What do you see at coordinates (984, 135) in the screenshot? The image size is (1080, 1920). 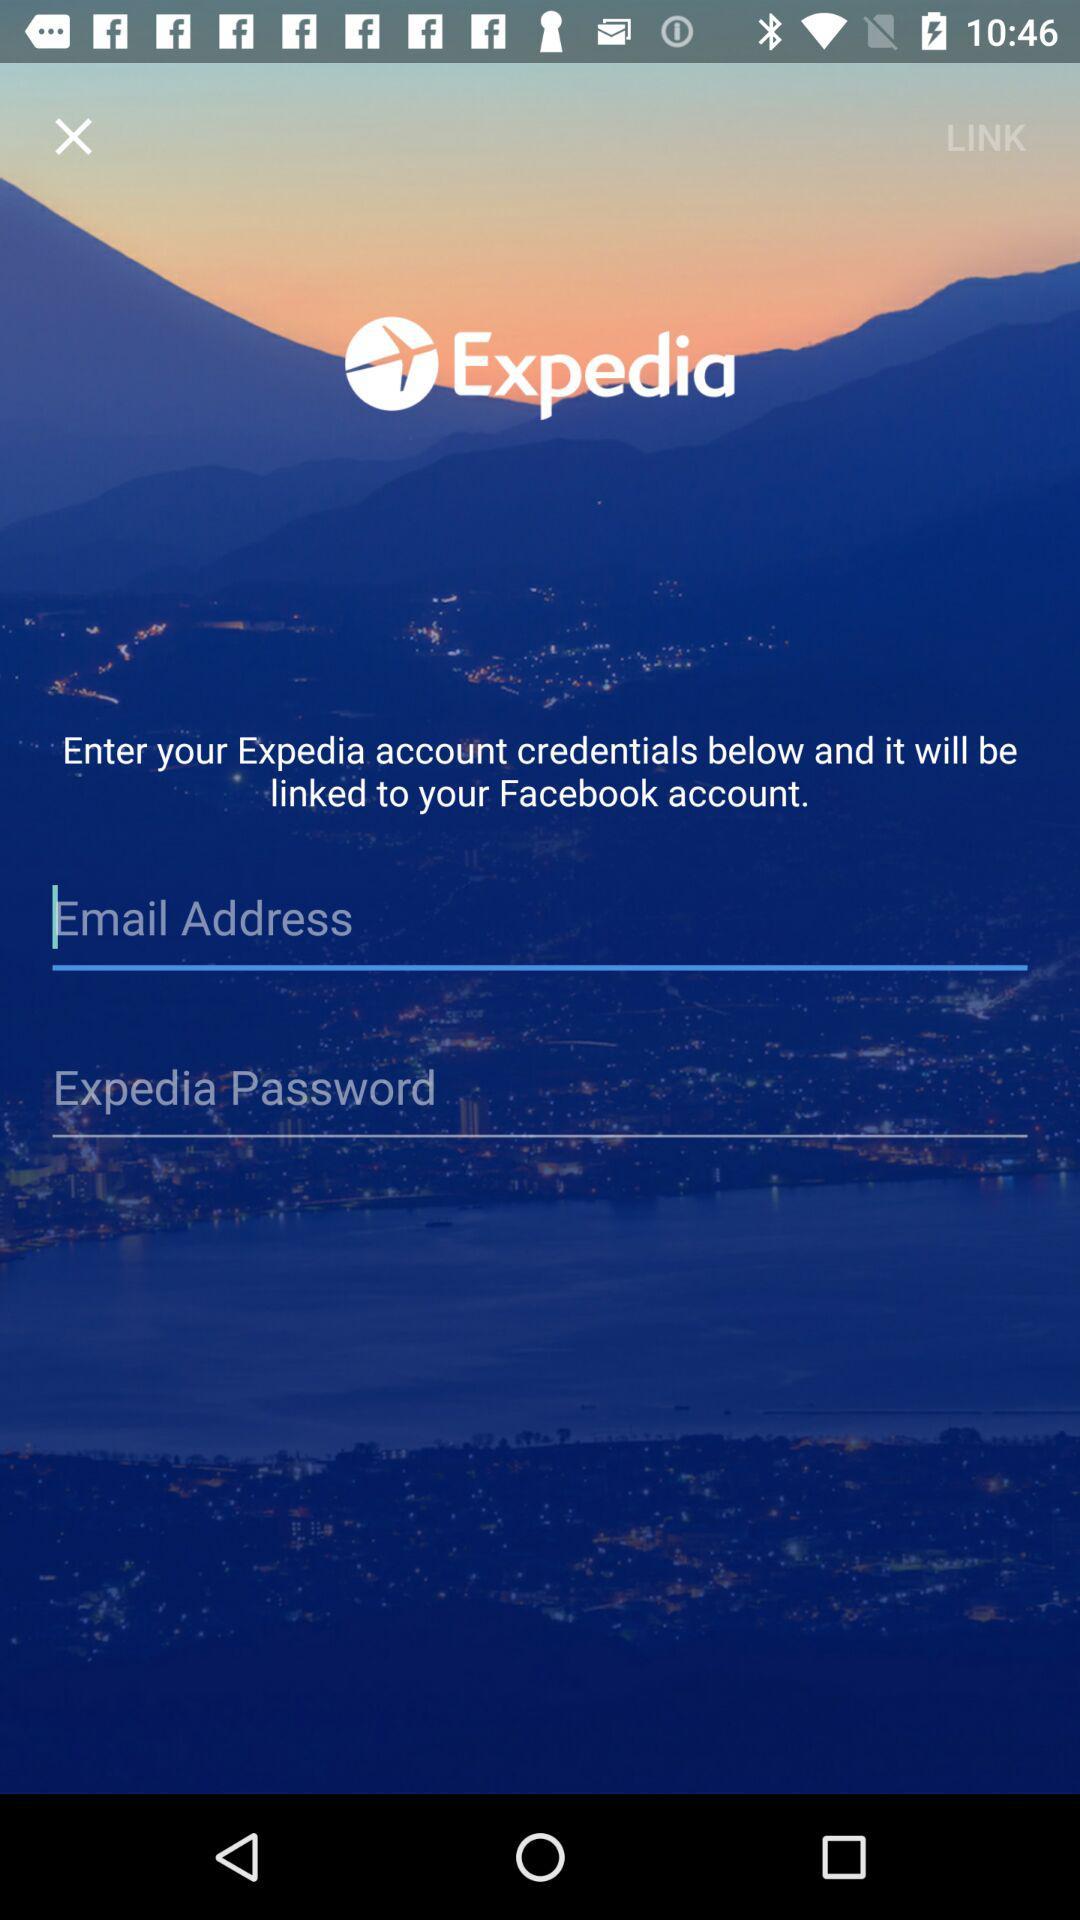 I see `the link at the top right corner` at bounding box center [984, 135].